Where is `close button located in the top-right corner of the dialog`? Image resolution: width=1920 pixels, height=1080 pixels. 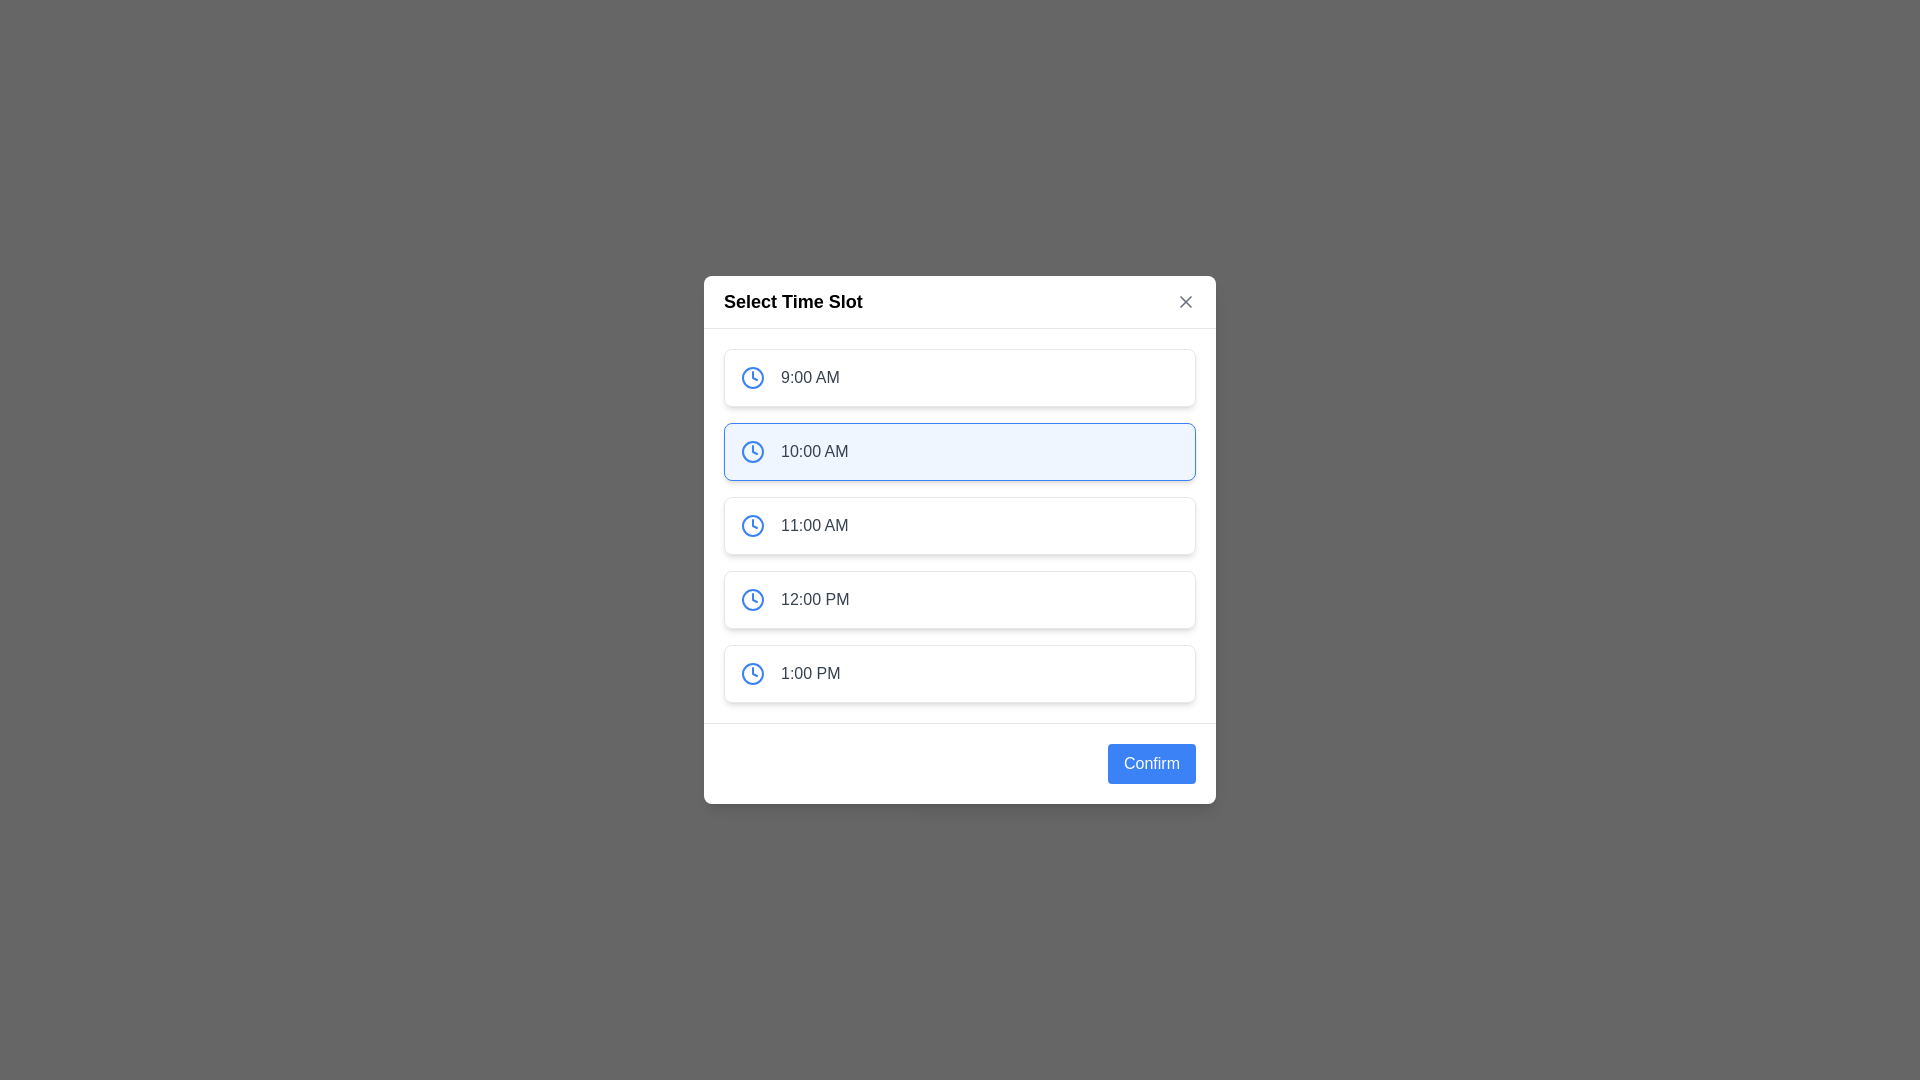
close button located in the top-right corner of the dialog is located at coordinates (1185, 301).